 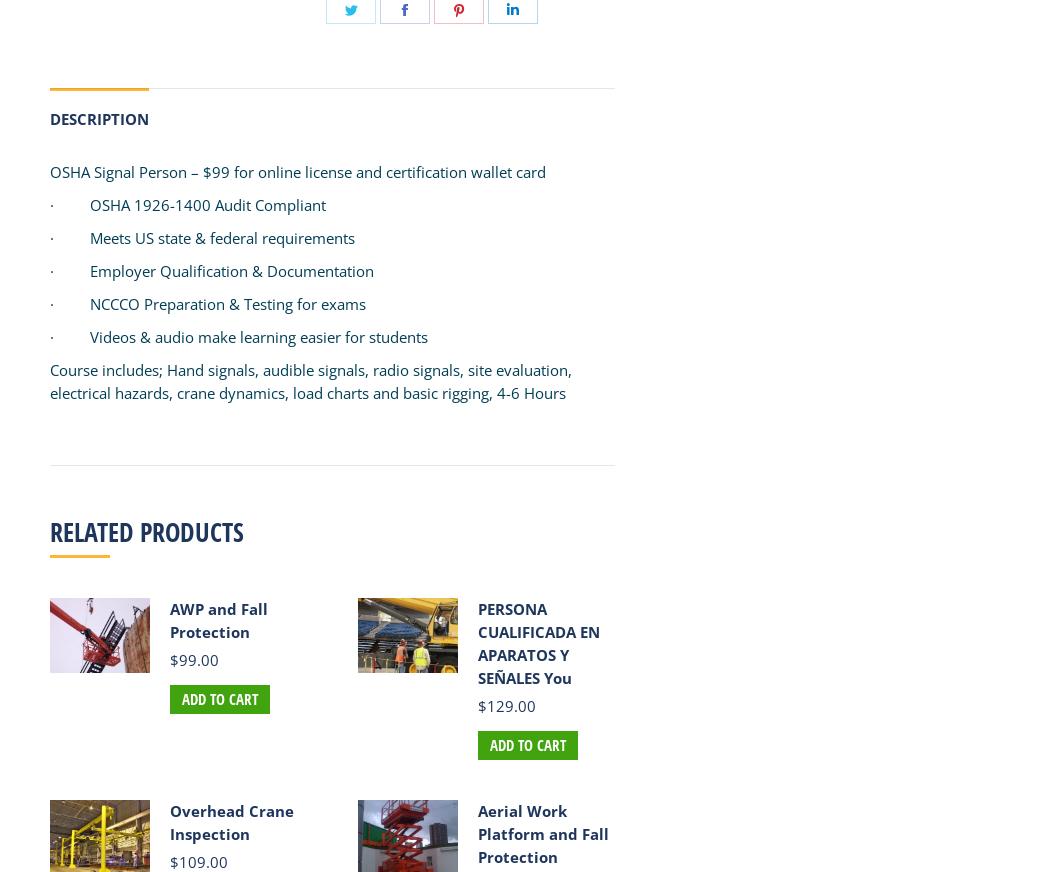 I want to click on 'Course includes; Hand signals, audible signals, radio signals, site evaluation, electrical hazards, crane dynamics, load charts and basic rigging, 4-6 Hours', so click(x=48, y=381).